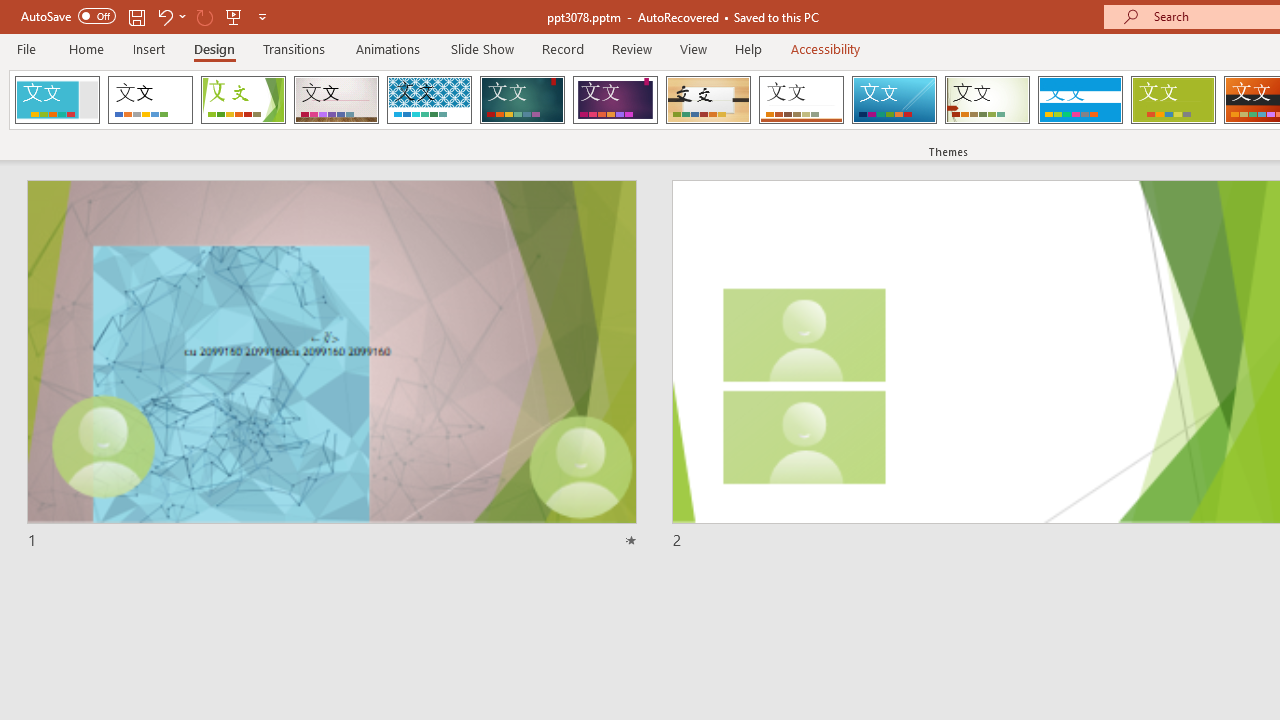 Image resolution: width=1280 pixels, height=720 pixels. What do you see at coordinates (801, 100) in the screenshot?
I see `'Retrospect'` at bounding box center [801, 100].